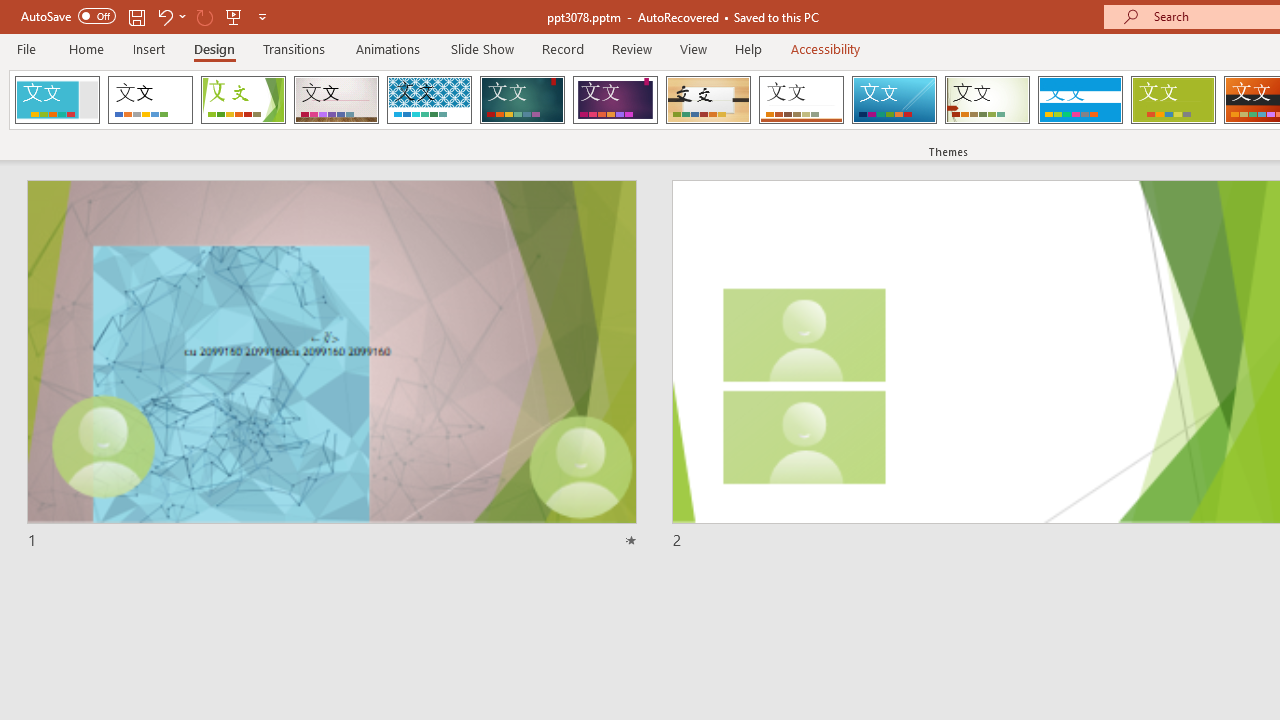 Image resolution: width=1280 pixels, height=720 pixels. What do you see at coordinates (801, 100) in the screenshot?
I see `'Retrospect'` at bounding box center [801, 100].